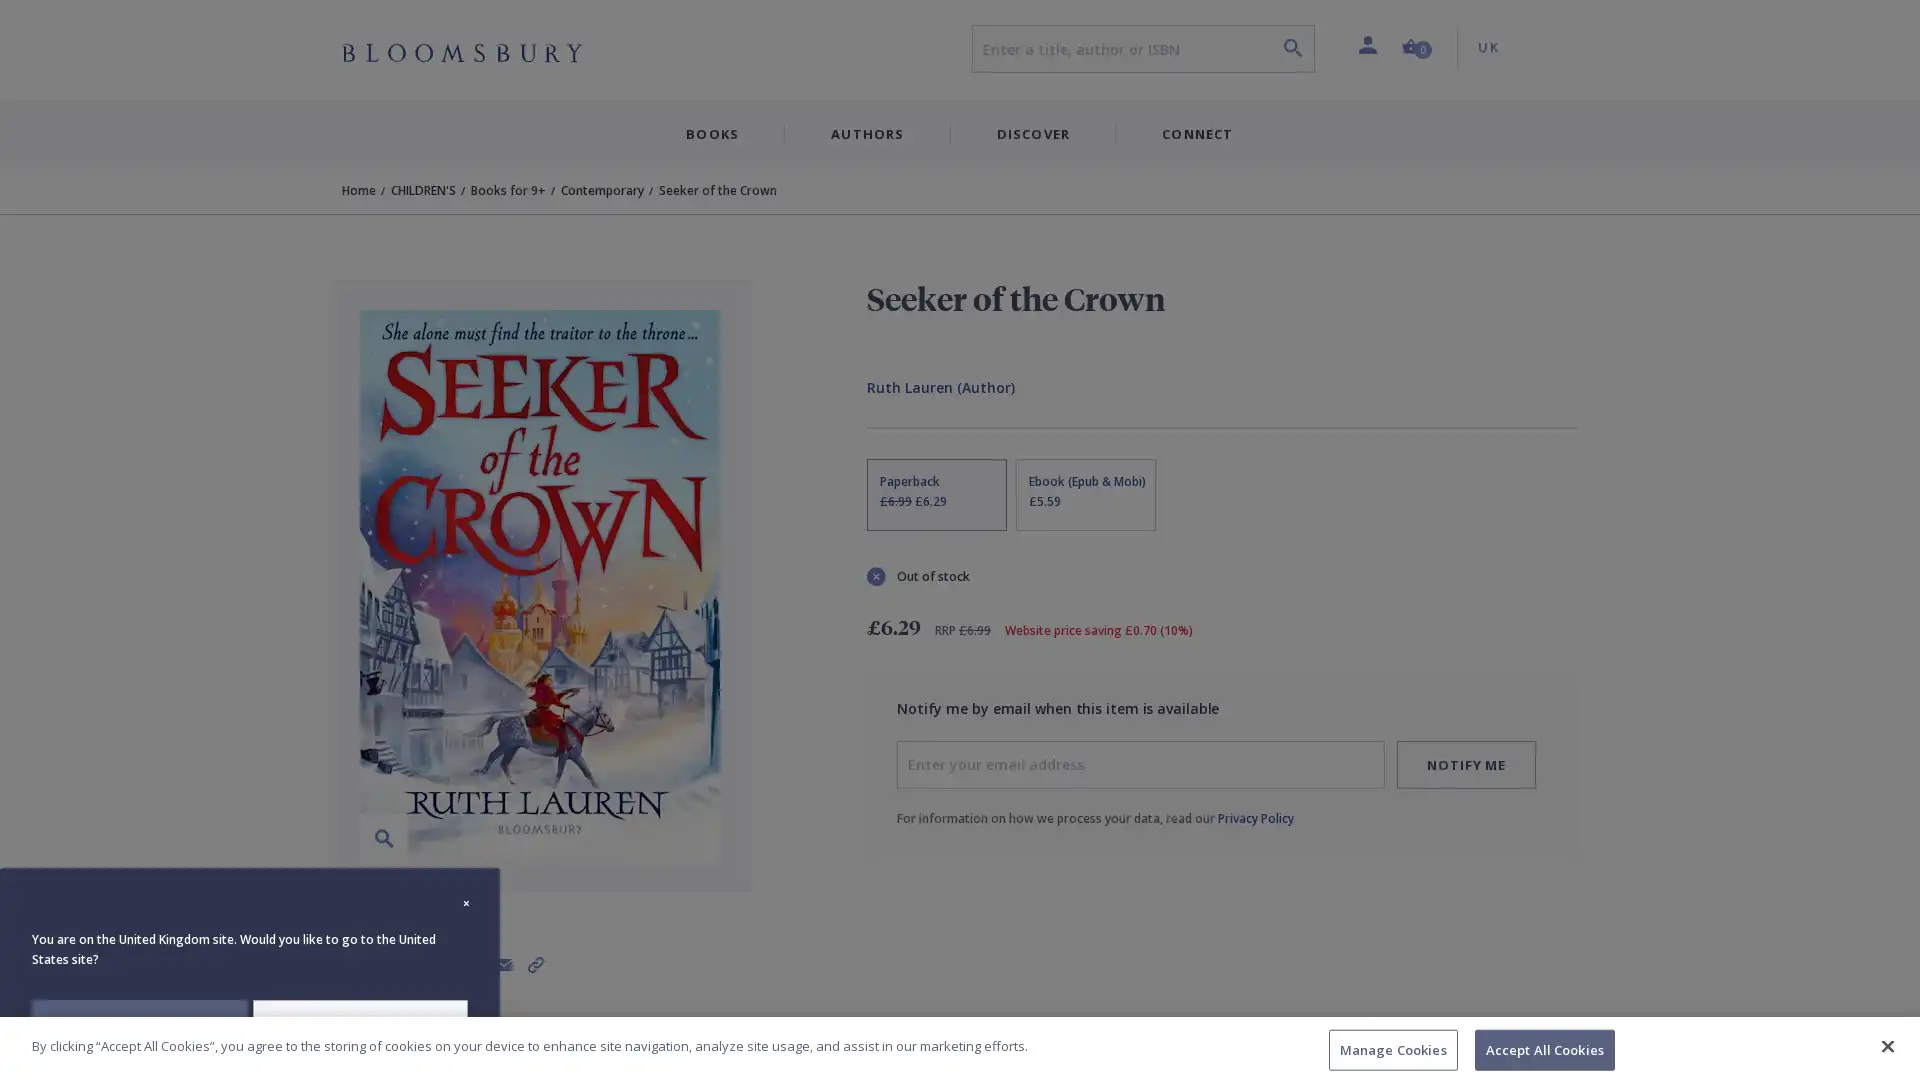  I want to click on STAY, so click(138, 1023).